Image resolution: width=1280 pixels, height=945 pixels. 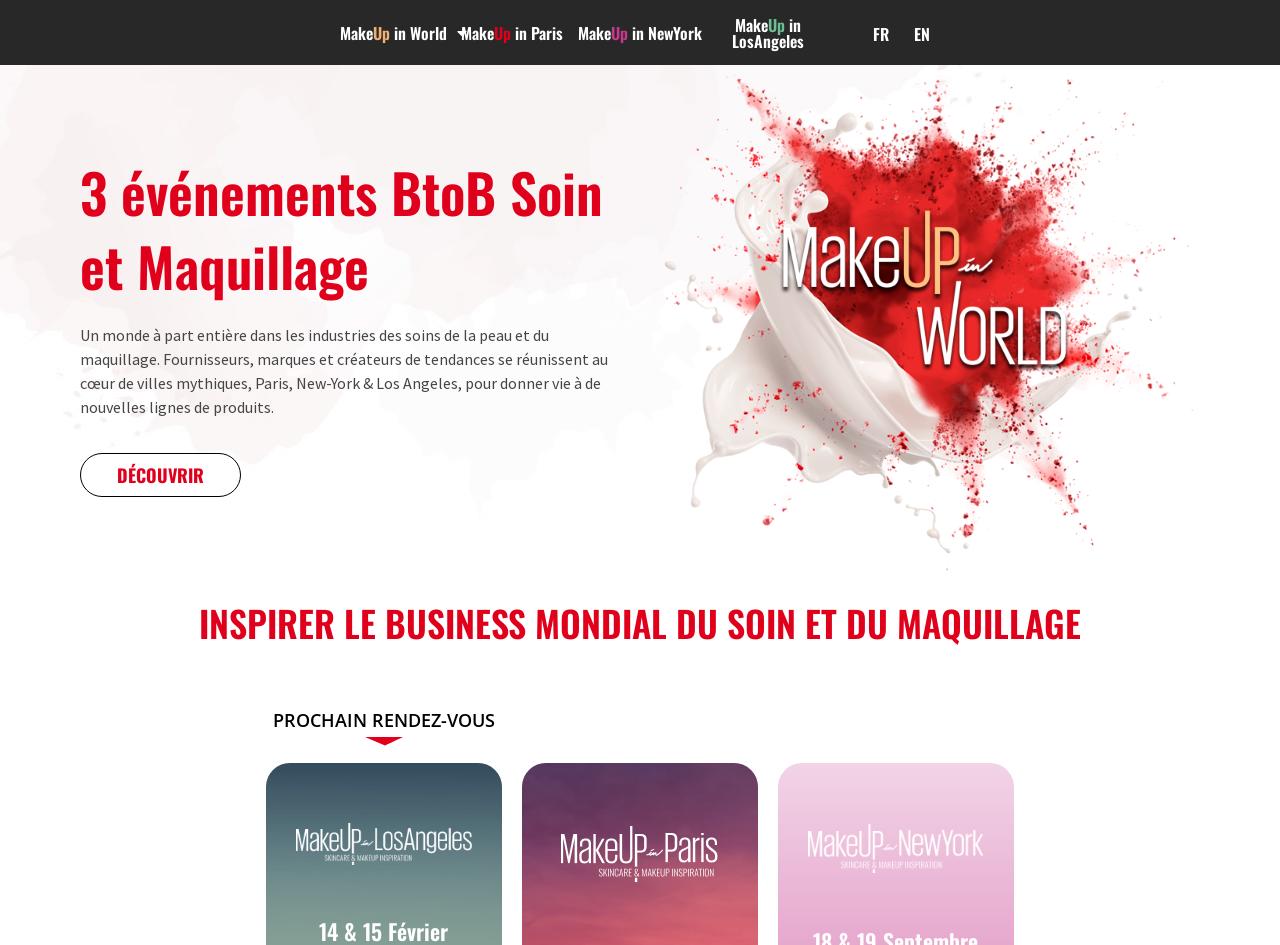 What do you see at coordinates (664, 32) in the screenshot?
I see `'in NewYork'` at bounding box center [664, 32].